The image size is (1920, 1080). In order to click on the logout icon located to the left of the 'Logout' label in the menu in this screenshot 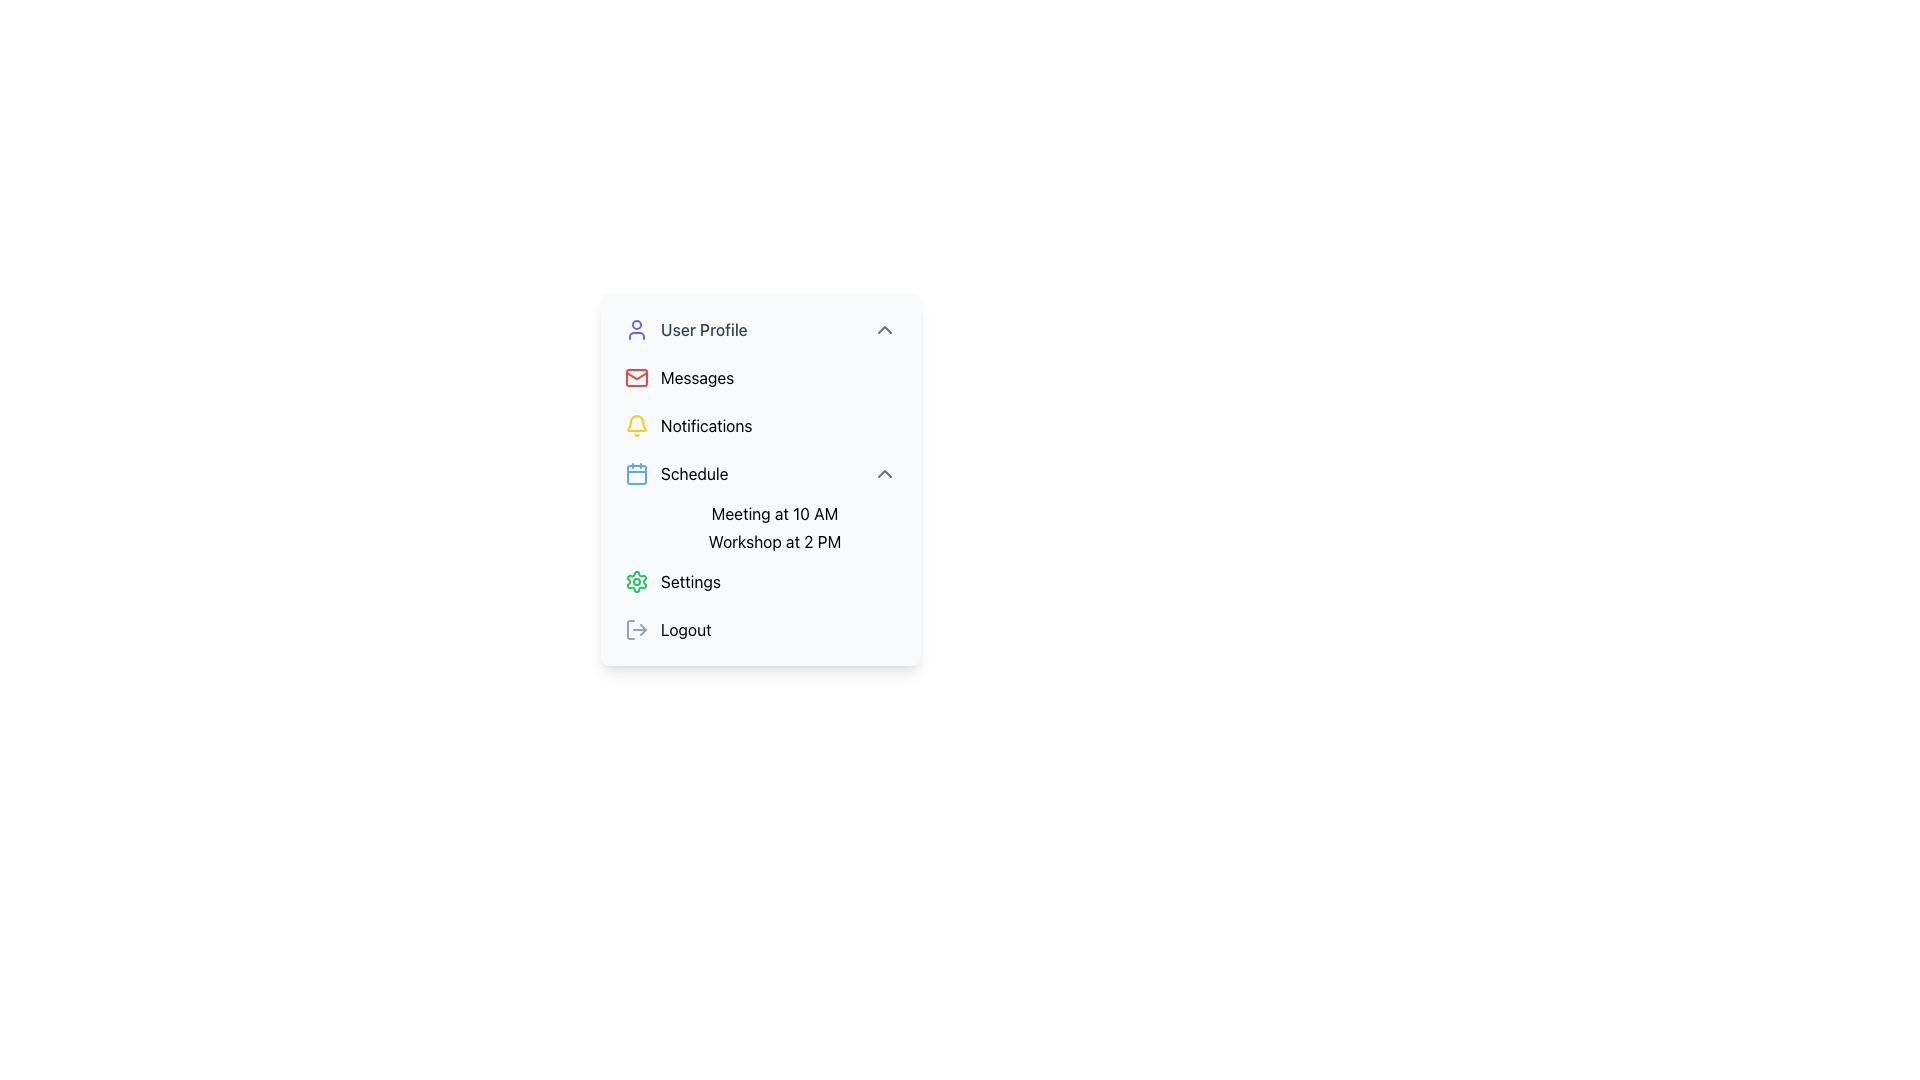, I will do `click(636, 628)`.